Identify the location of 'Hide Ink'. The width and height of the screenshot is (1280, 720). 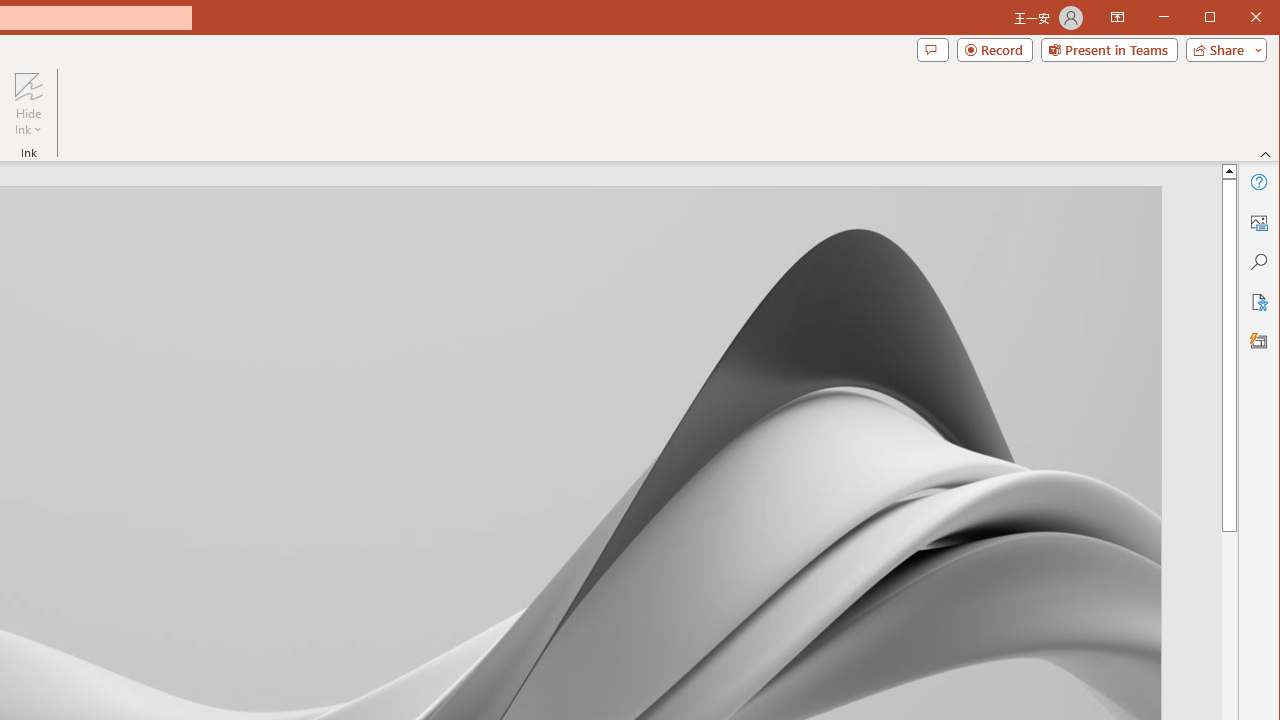
(28, 85).